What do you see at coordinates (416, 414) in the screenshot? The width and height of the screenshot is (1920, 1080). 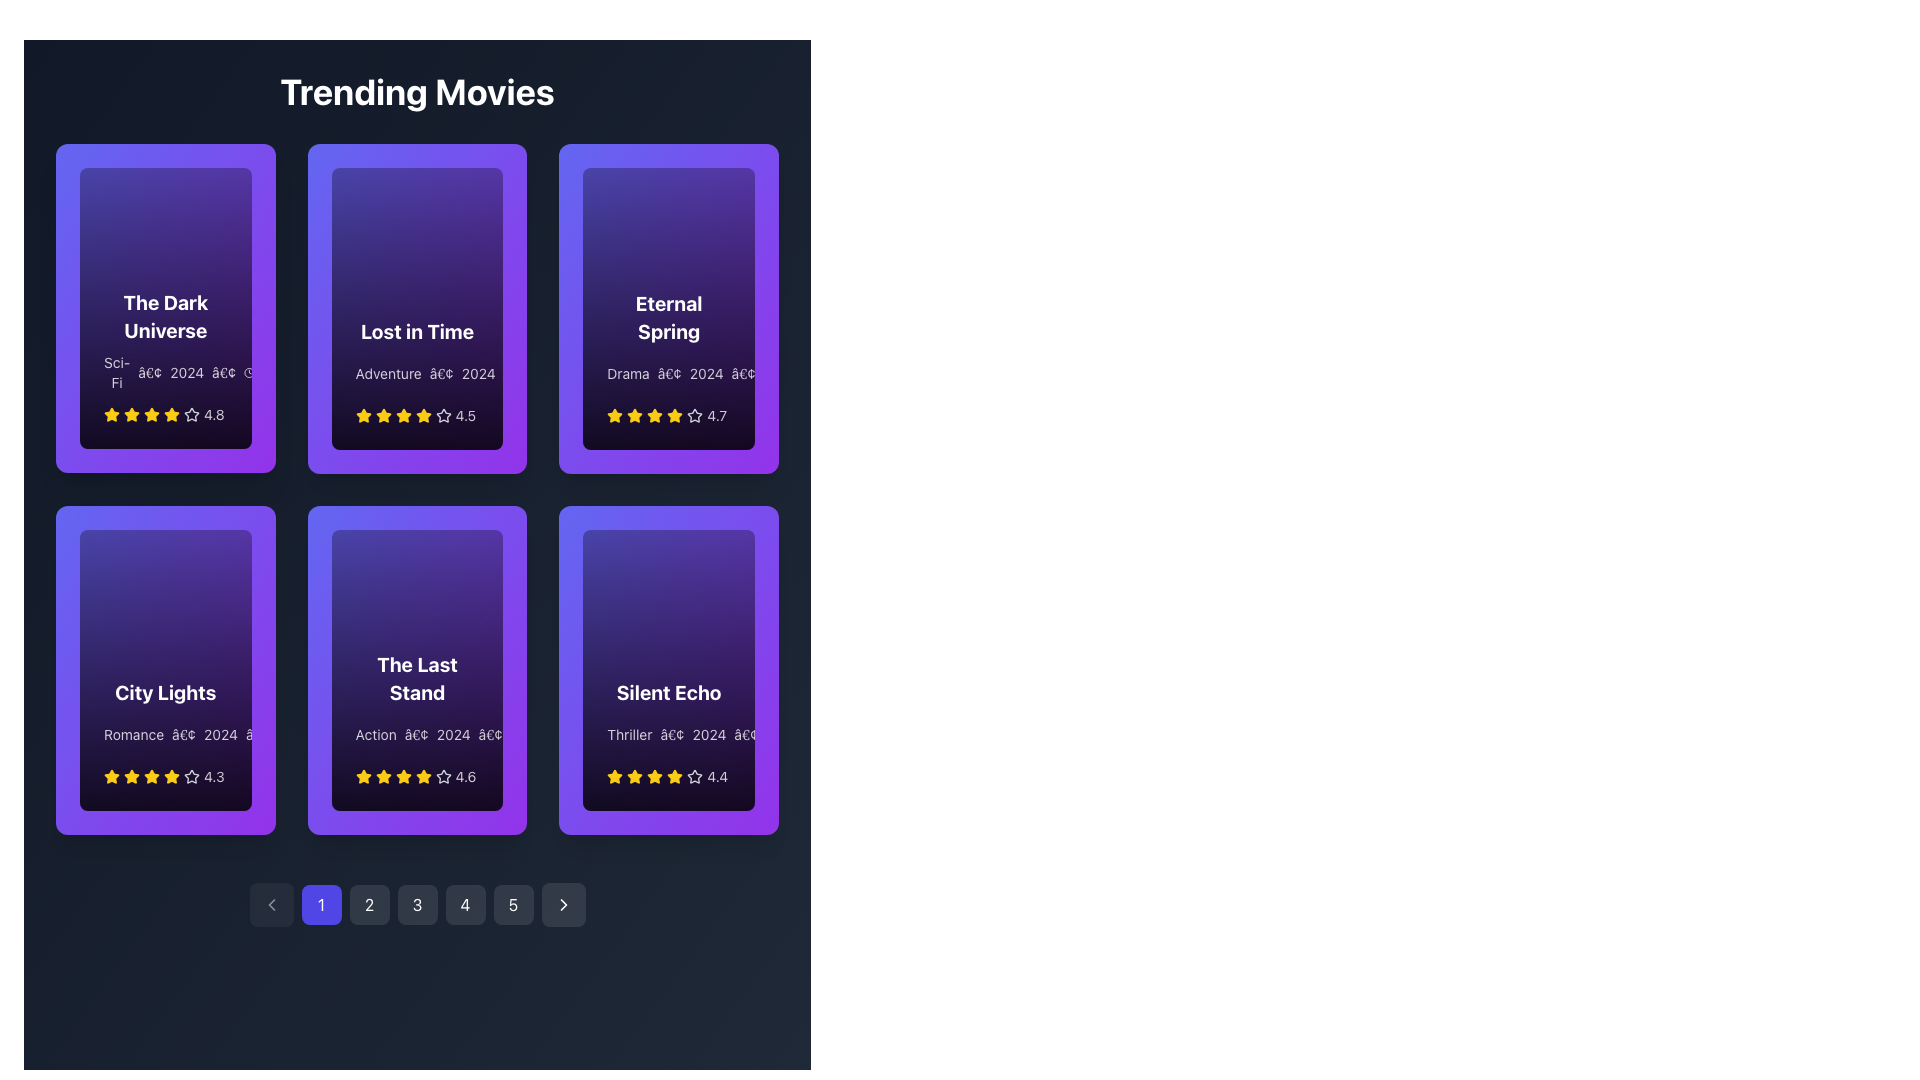 I see `the rating display for the movie 'Lost in Time', which visually indicates the rating using stars and a numerical value, located at the bottom of the movie card` at bounding box center [416, 414].